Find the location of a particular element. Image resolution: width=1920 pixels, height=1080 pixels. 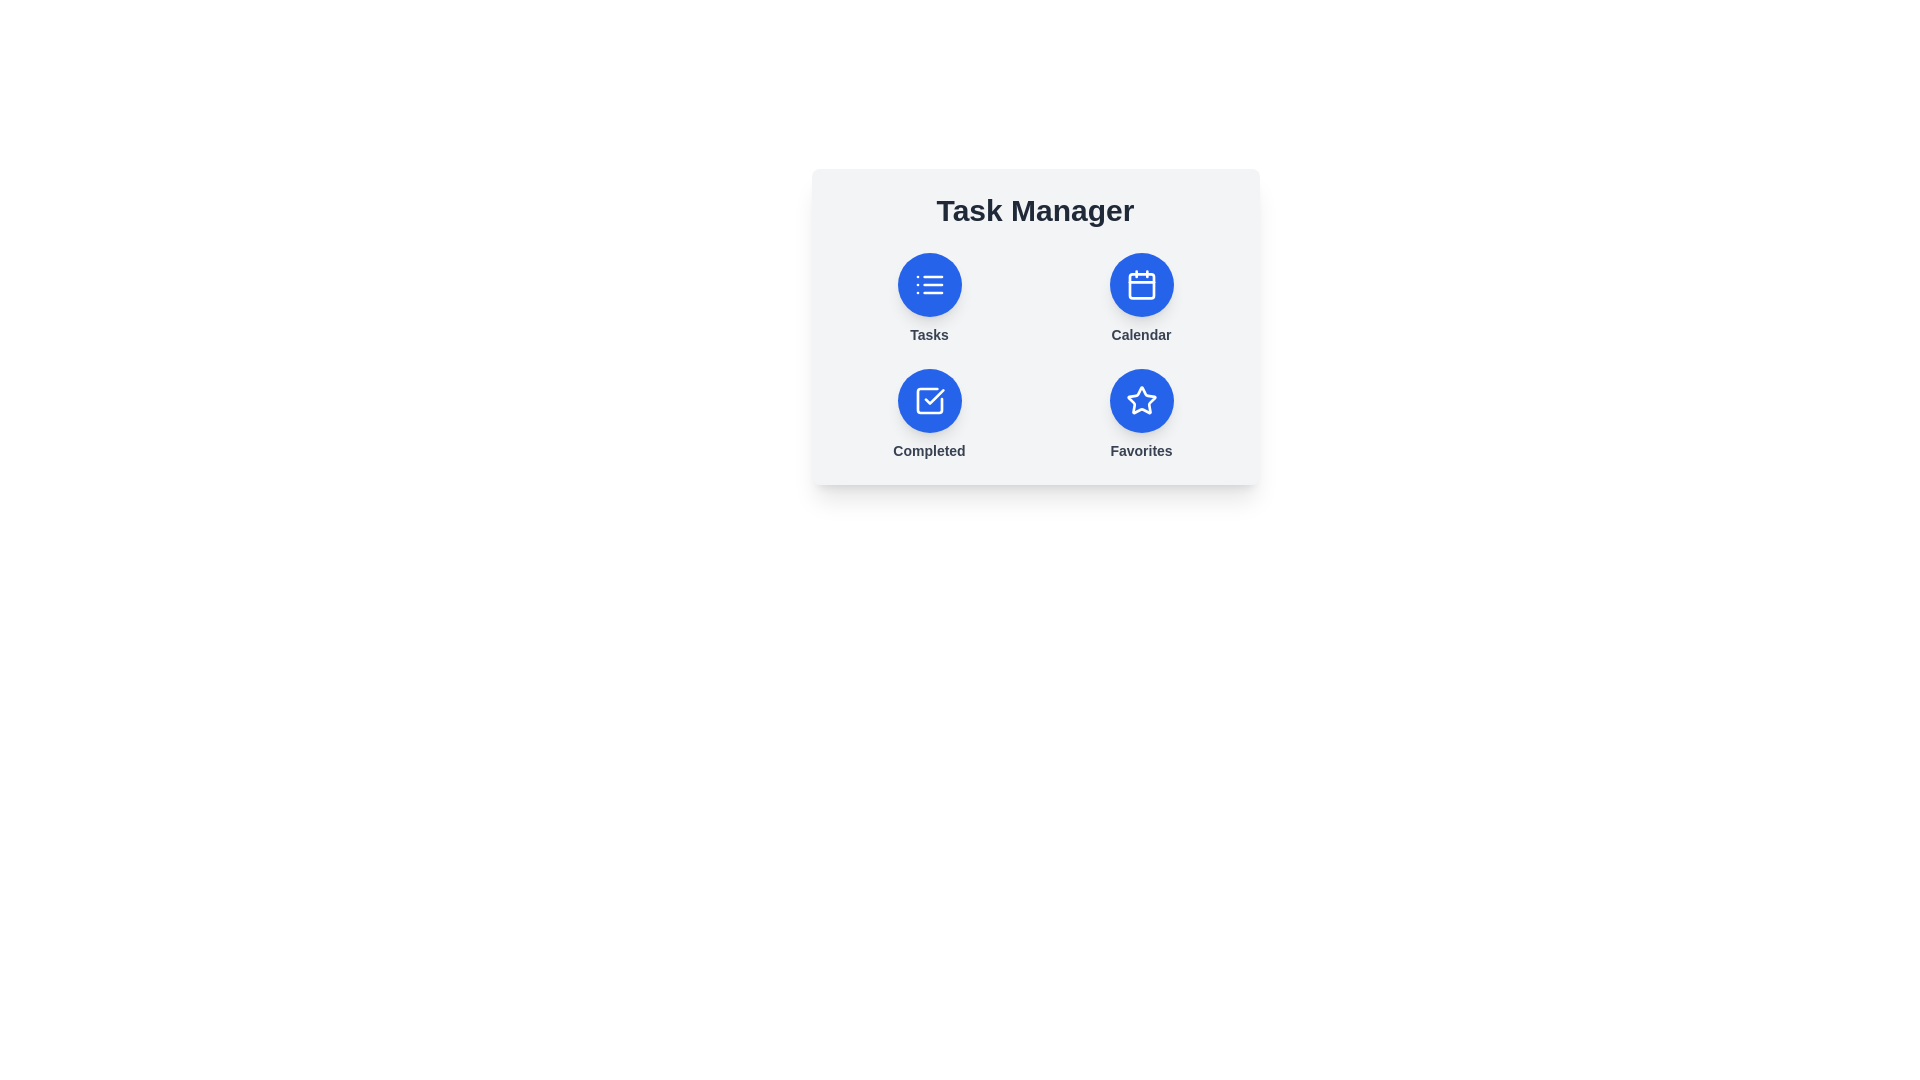

the rounded blue button labeled 'Favorites' with a white star icon is located at coordinates (1141, 414).